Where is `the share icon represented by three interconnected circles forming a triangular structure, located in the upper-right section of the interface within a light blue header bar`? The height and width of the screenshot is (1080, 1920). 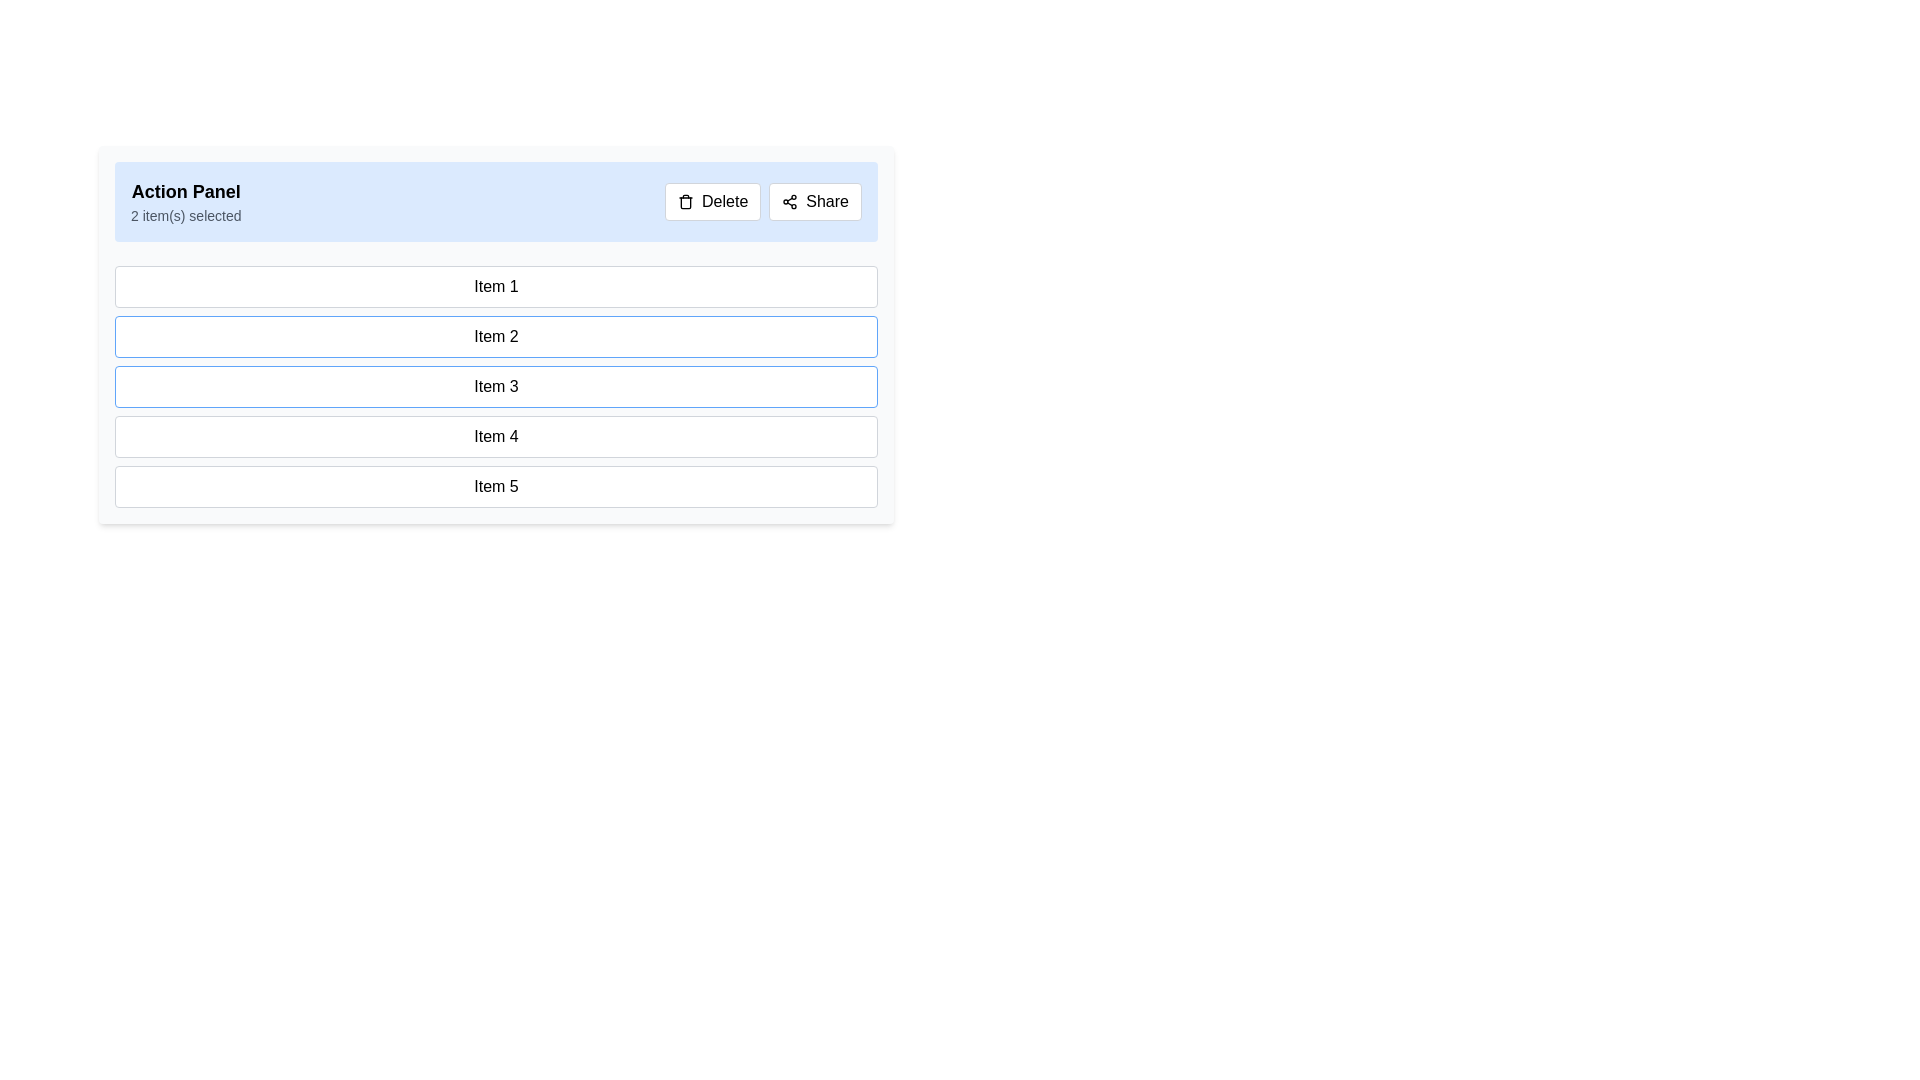
the share icon represented by three interconnected circles forming a triangular structure, located in the upper-right section of the interface within a light blue header bar is located at coordinates (789, 201).